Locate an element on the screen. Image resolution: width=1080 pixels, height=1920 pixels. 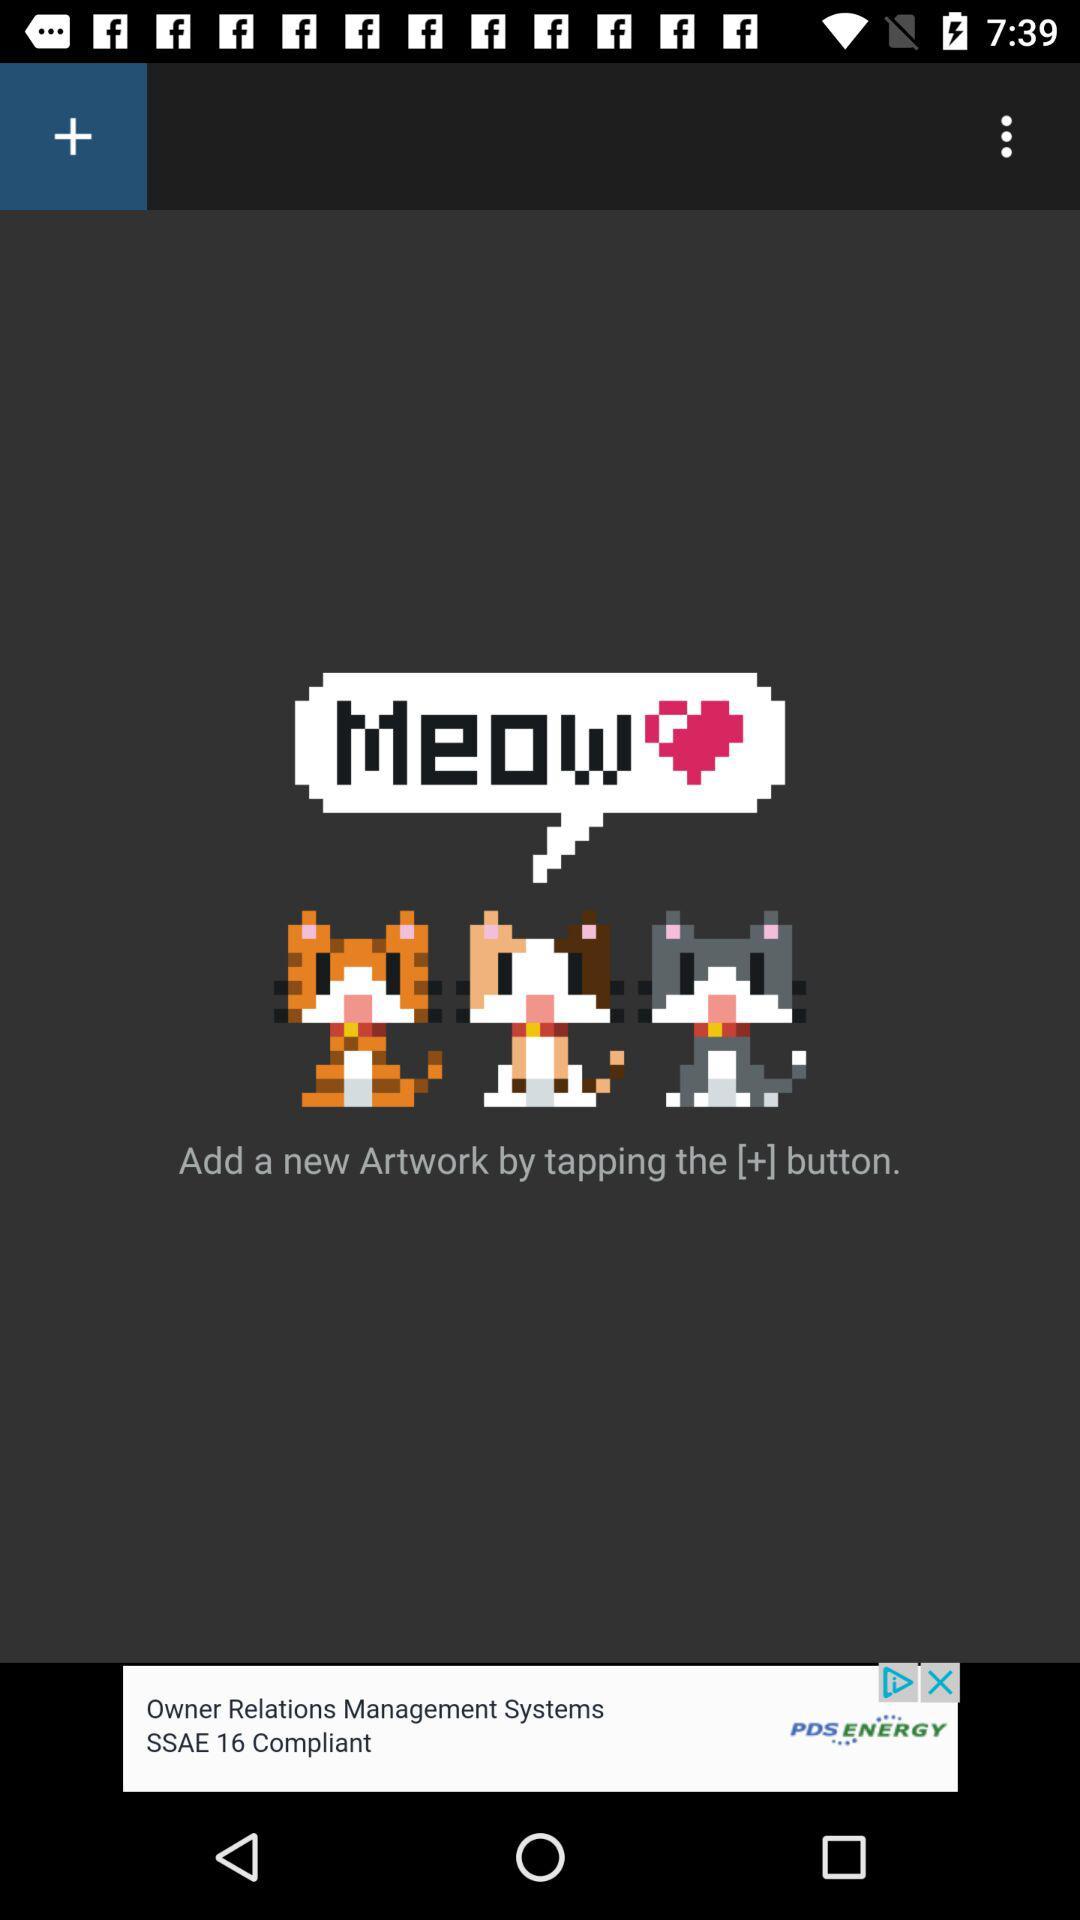
page is located at coordinates (72, 135).